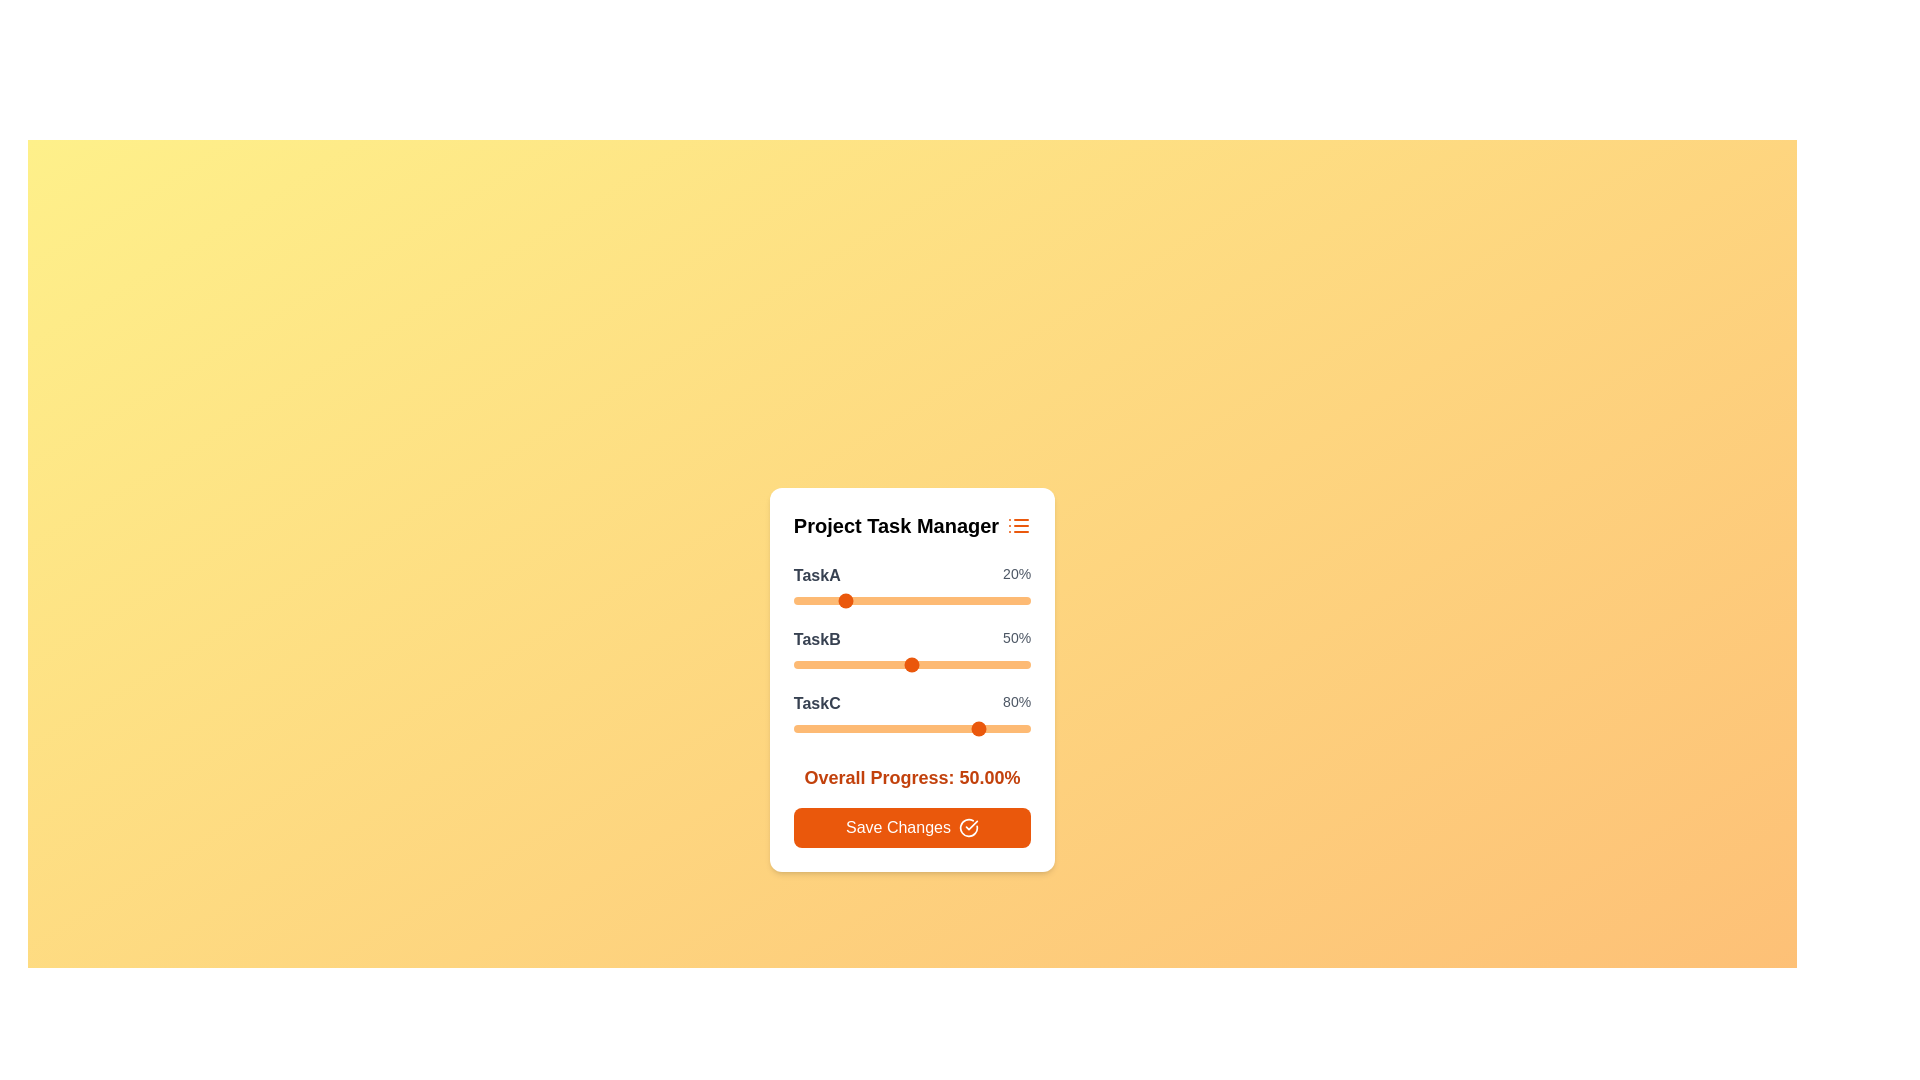 The width and height of the screenshot is (1920, 1080). Describe the element at coordinates (1019, 524) in the screenshot. I see `the icon next to the title to open potential actions` at that location.